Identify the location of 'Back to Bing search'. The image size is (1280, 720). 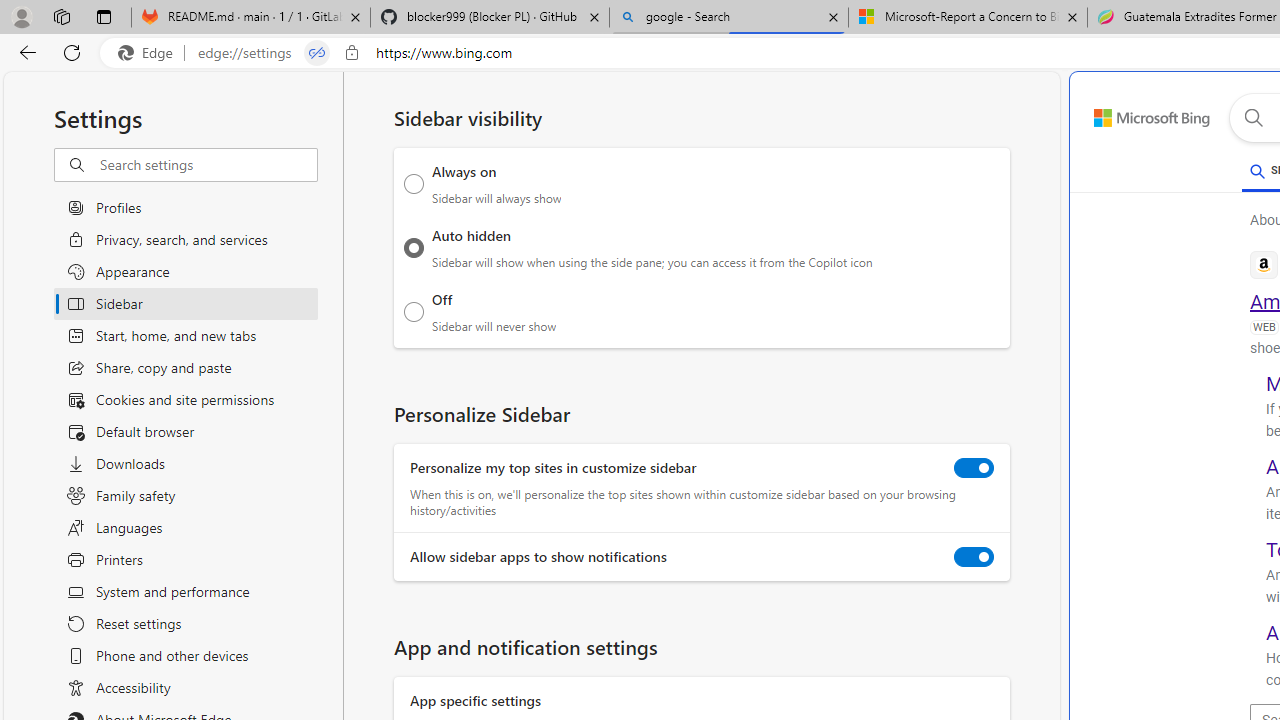
(1139, 114).